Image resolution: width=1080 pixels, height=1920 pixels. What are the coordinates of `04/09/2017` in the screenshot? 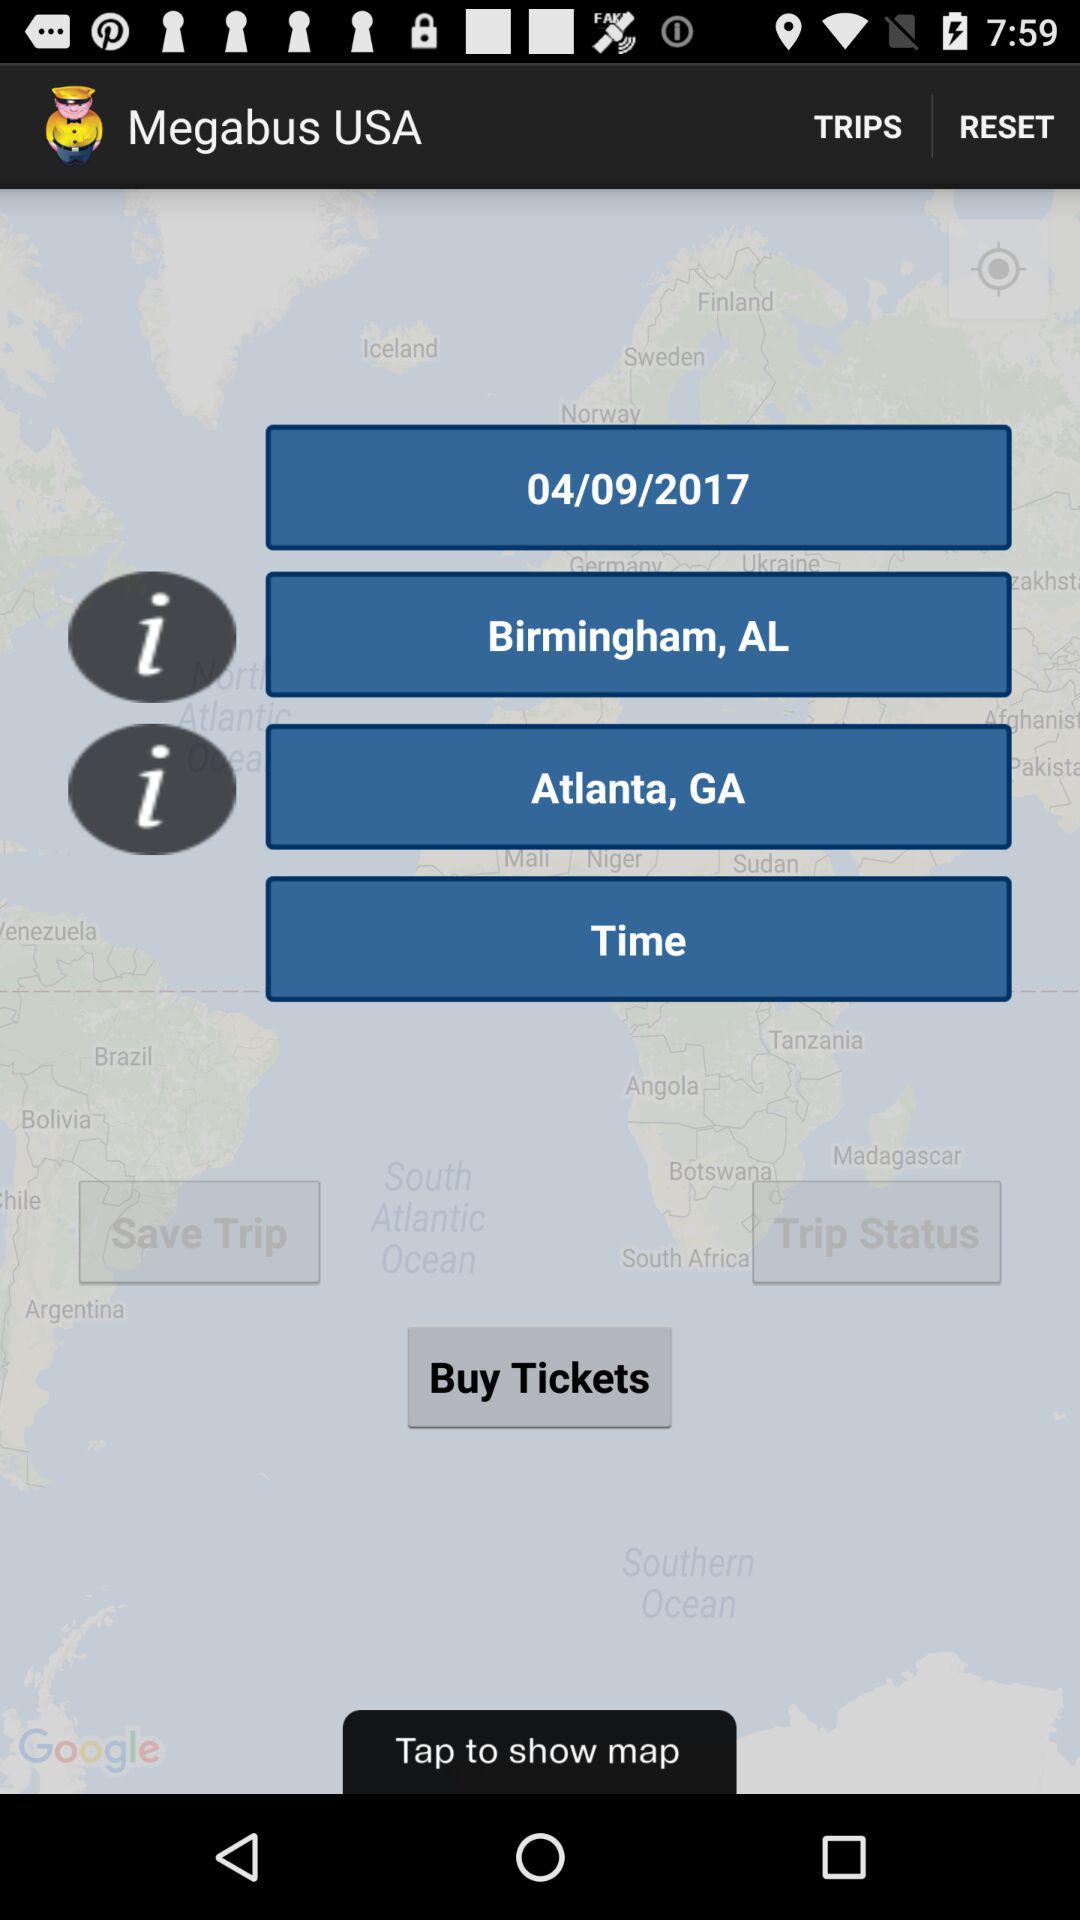 It's located at (638, 487).